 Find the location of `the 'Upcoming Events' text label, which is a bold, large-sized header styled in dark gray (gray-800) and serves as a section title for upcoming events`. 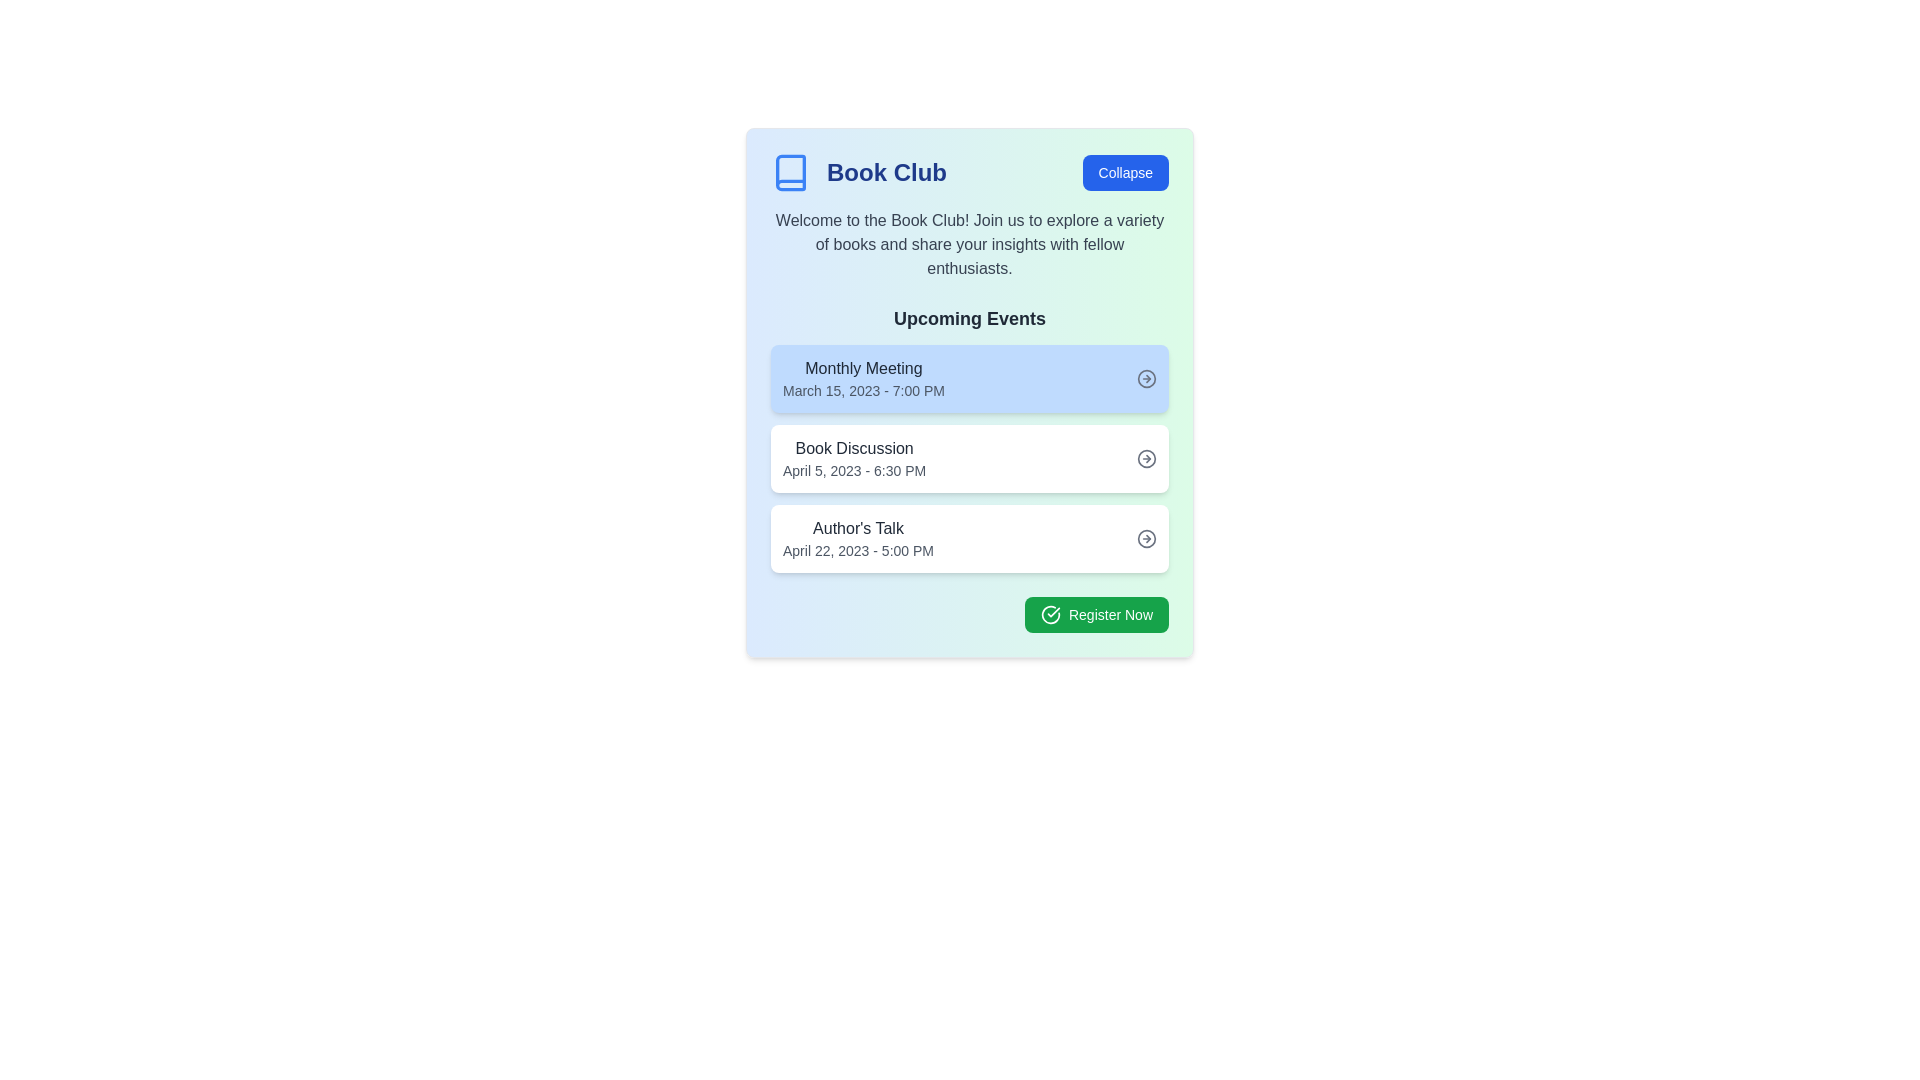

the 'Upcoming Events' text label, which is a bold, large-sized header styled in dark gray (gray-800) and serves as a section title for upcoming events is located at coordinates (969, 318).